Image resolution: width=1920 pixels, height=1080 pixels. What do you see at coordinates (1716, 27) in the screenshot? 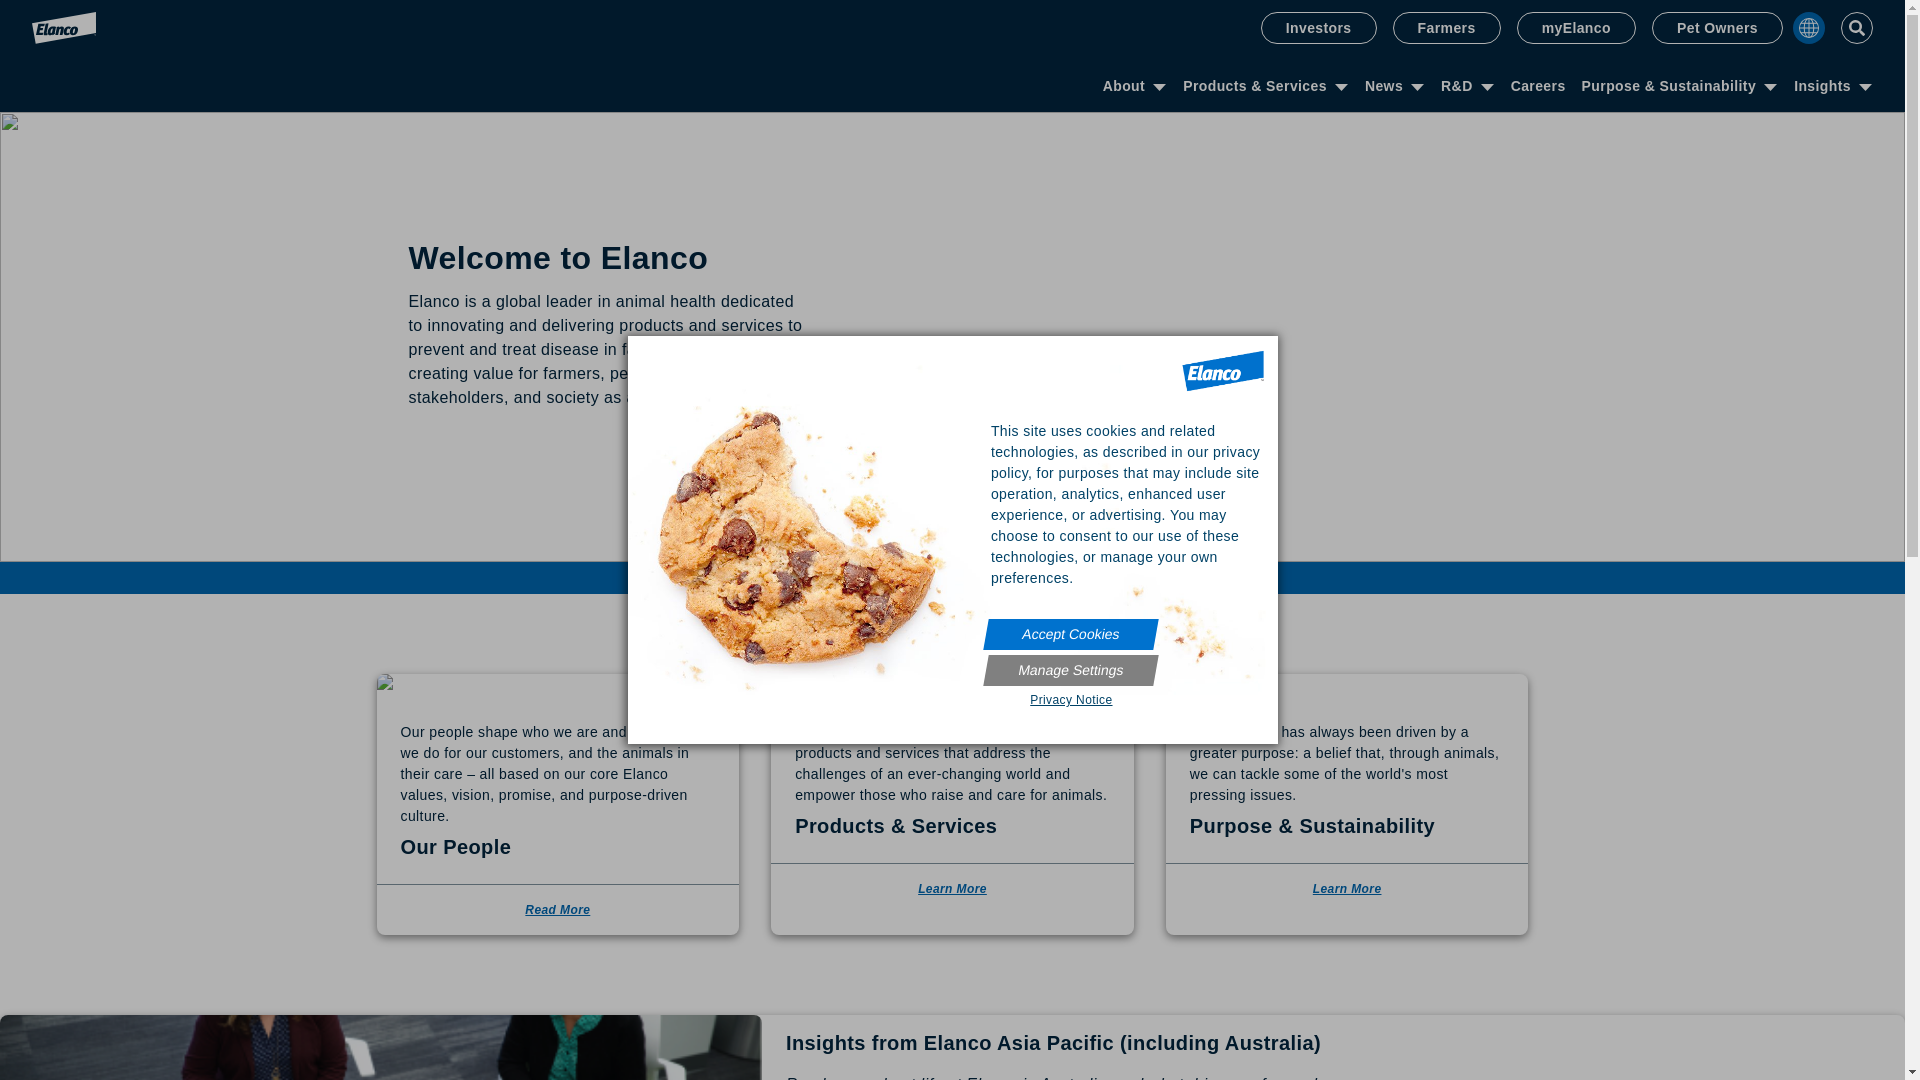
I see `'Pet Owners'` at bounding box center [1716, 27].